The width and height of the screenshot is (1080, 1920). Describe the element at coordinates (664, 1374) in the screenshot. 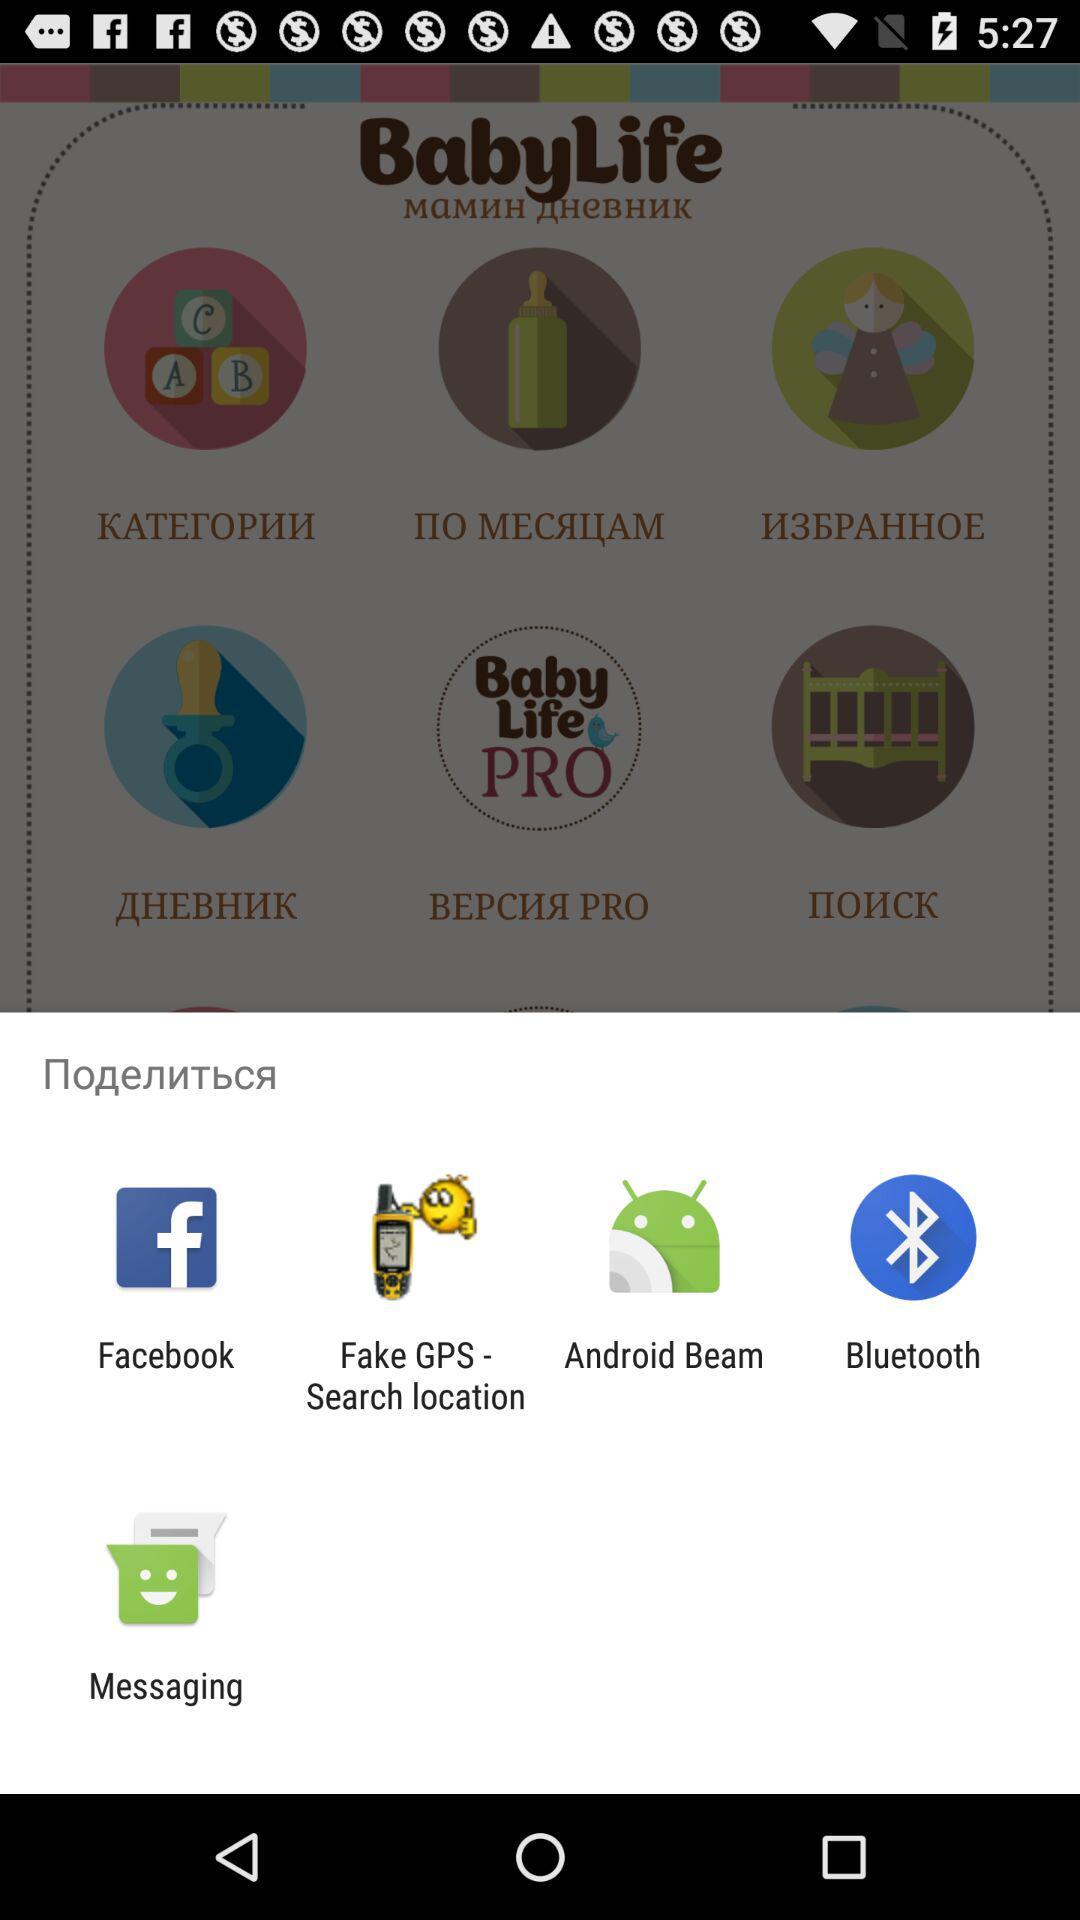

I see `the item next to the fake gps search item` at that location.